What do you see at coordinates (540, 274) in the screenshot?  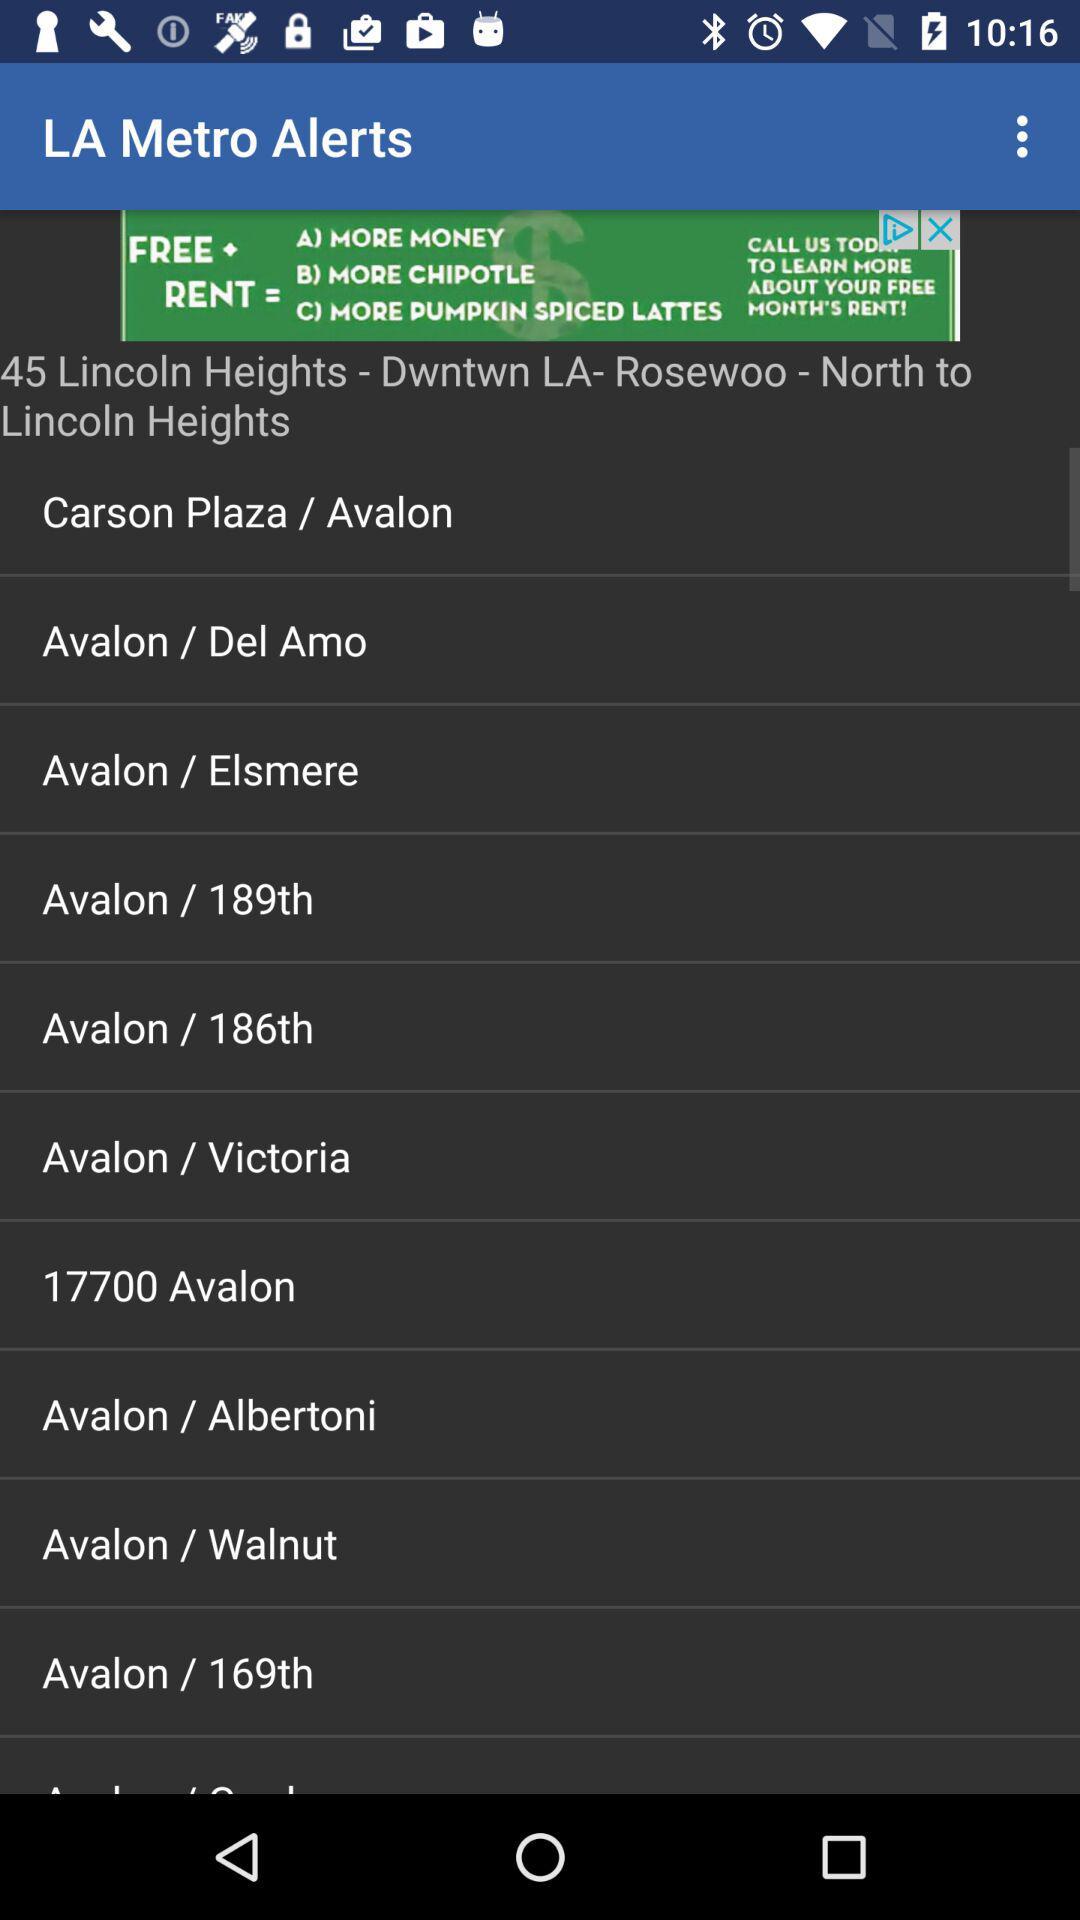 I see `adverts` at bounding box center [540, 274].